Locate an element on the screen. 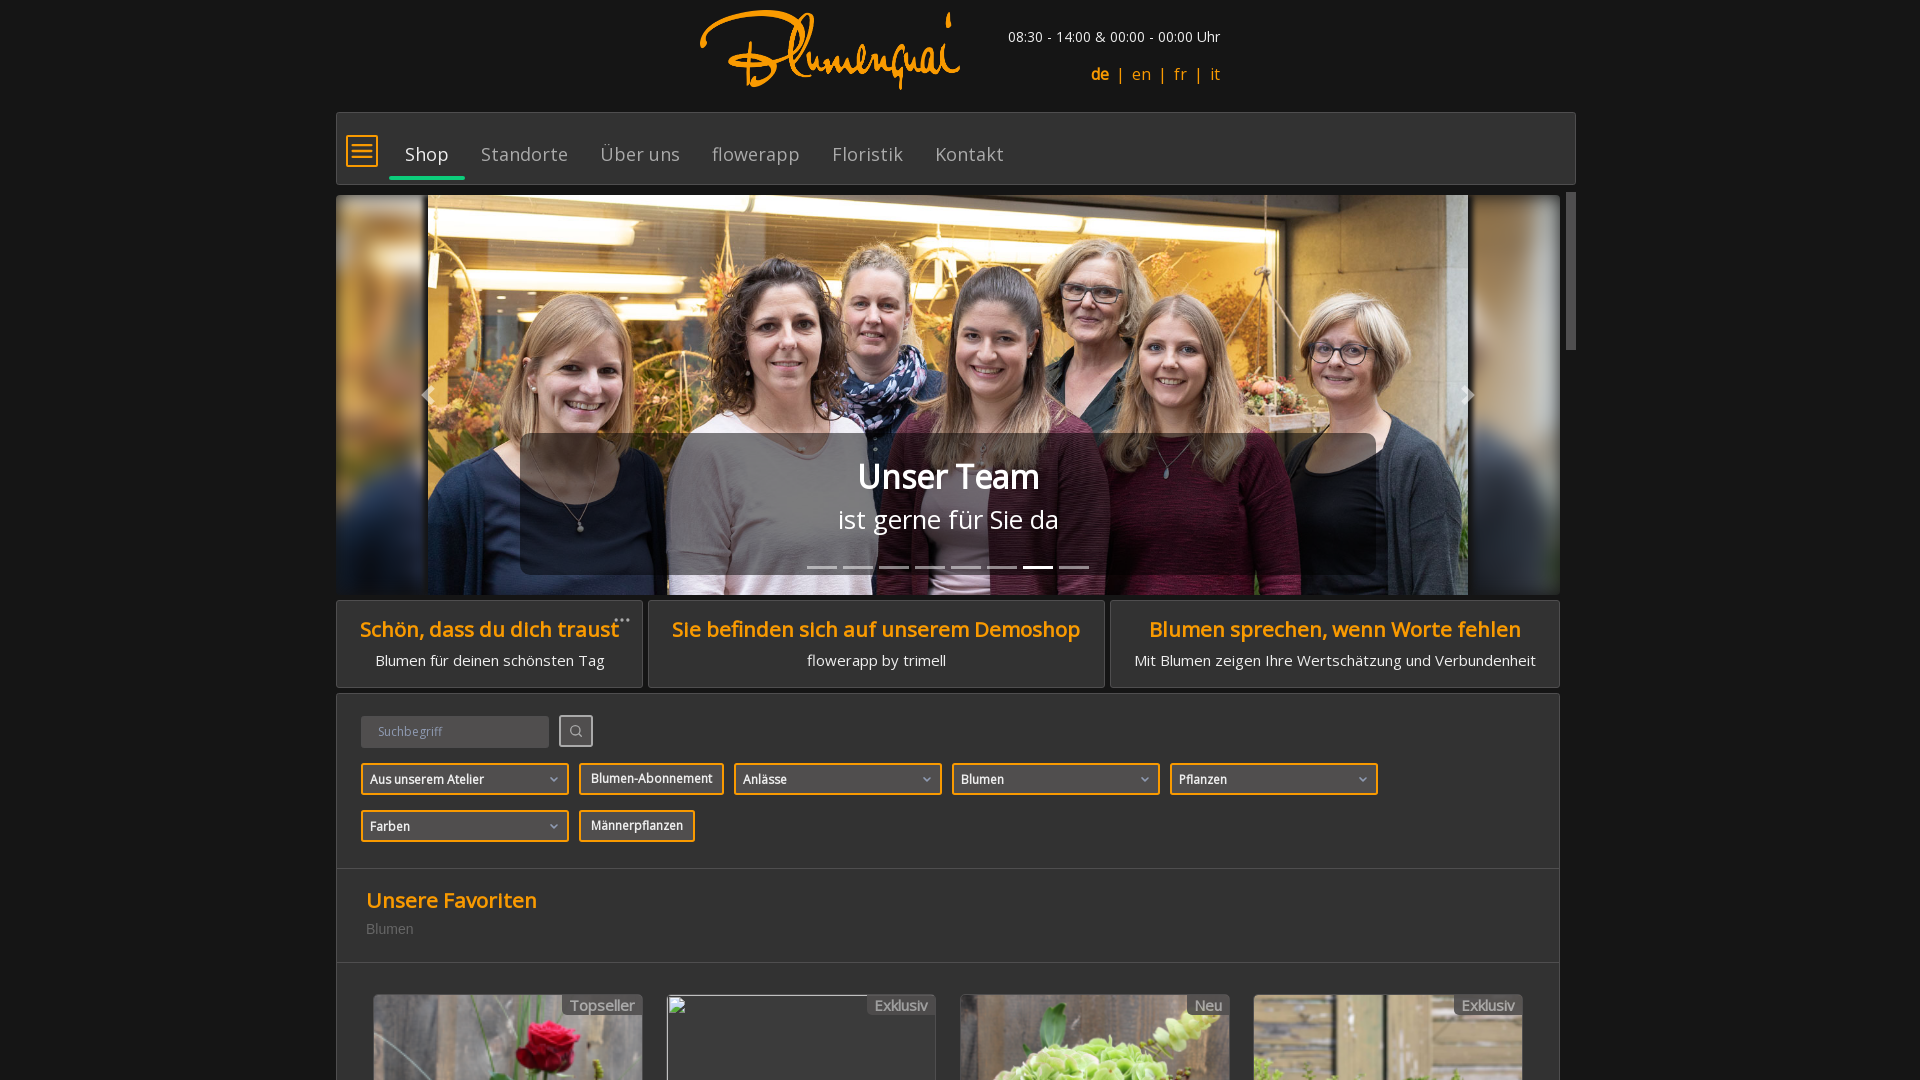 The height and width of the screenshot is (1080, 1920). 'Floristik' is located at coordinates (816, 144).